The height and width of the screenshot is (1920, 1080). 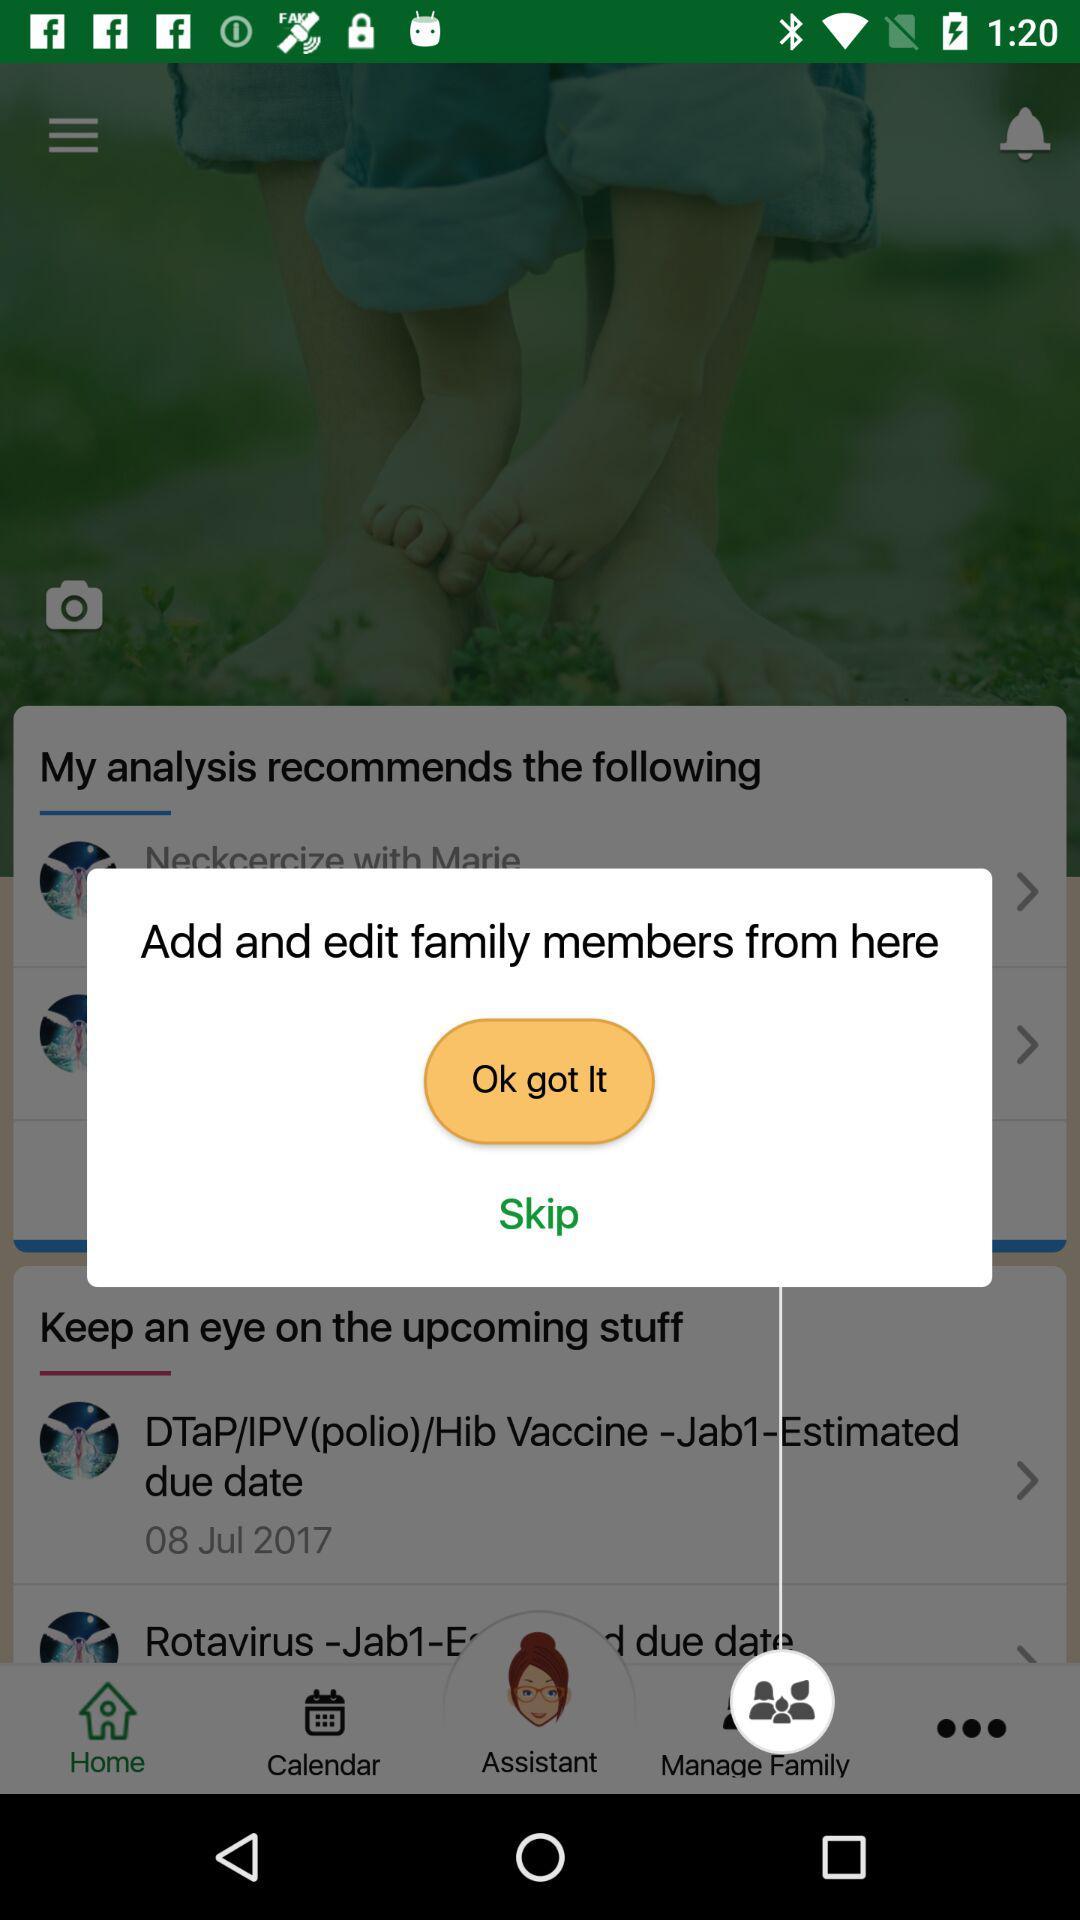 I want to click on item below the ok got it item, so click(x=538, y=1214).